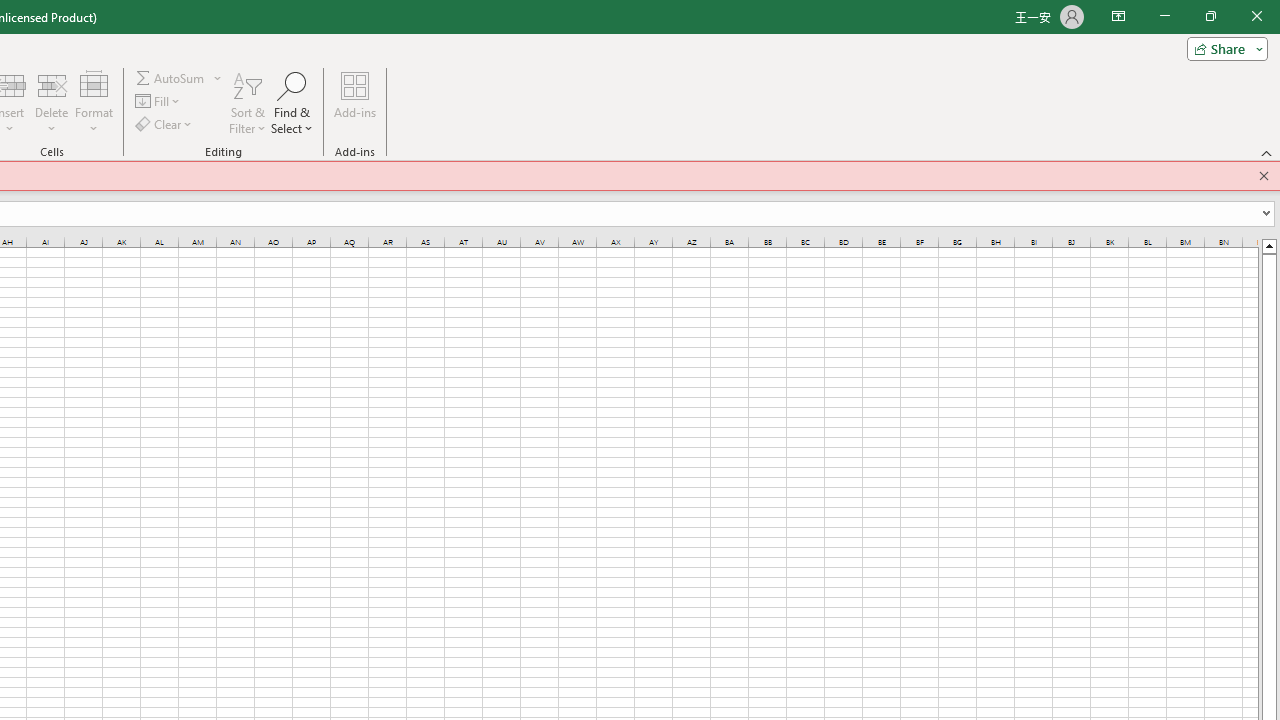 The image size is (1280, 720). I want to click on 'Clear', so click(165, 124).